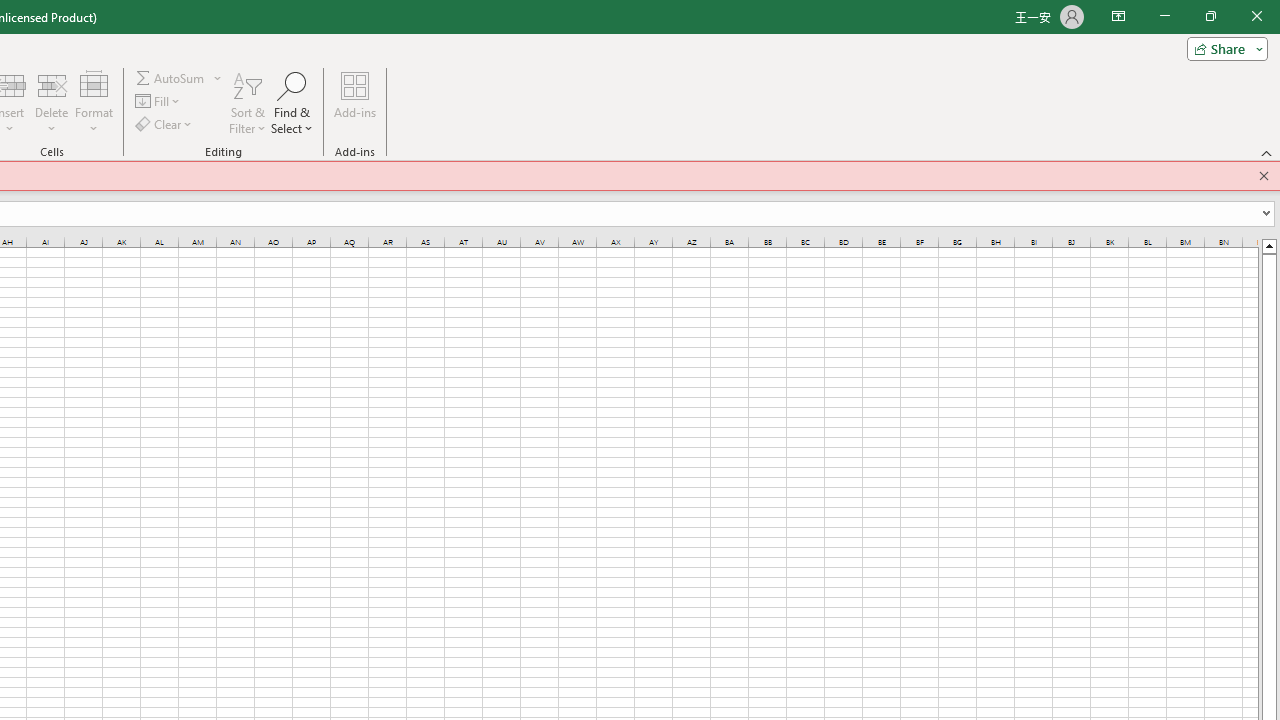 The image size is (1280, 720). I want to click on 'Clear', so click(165, 124).